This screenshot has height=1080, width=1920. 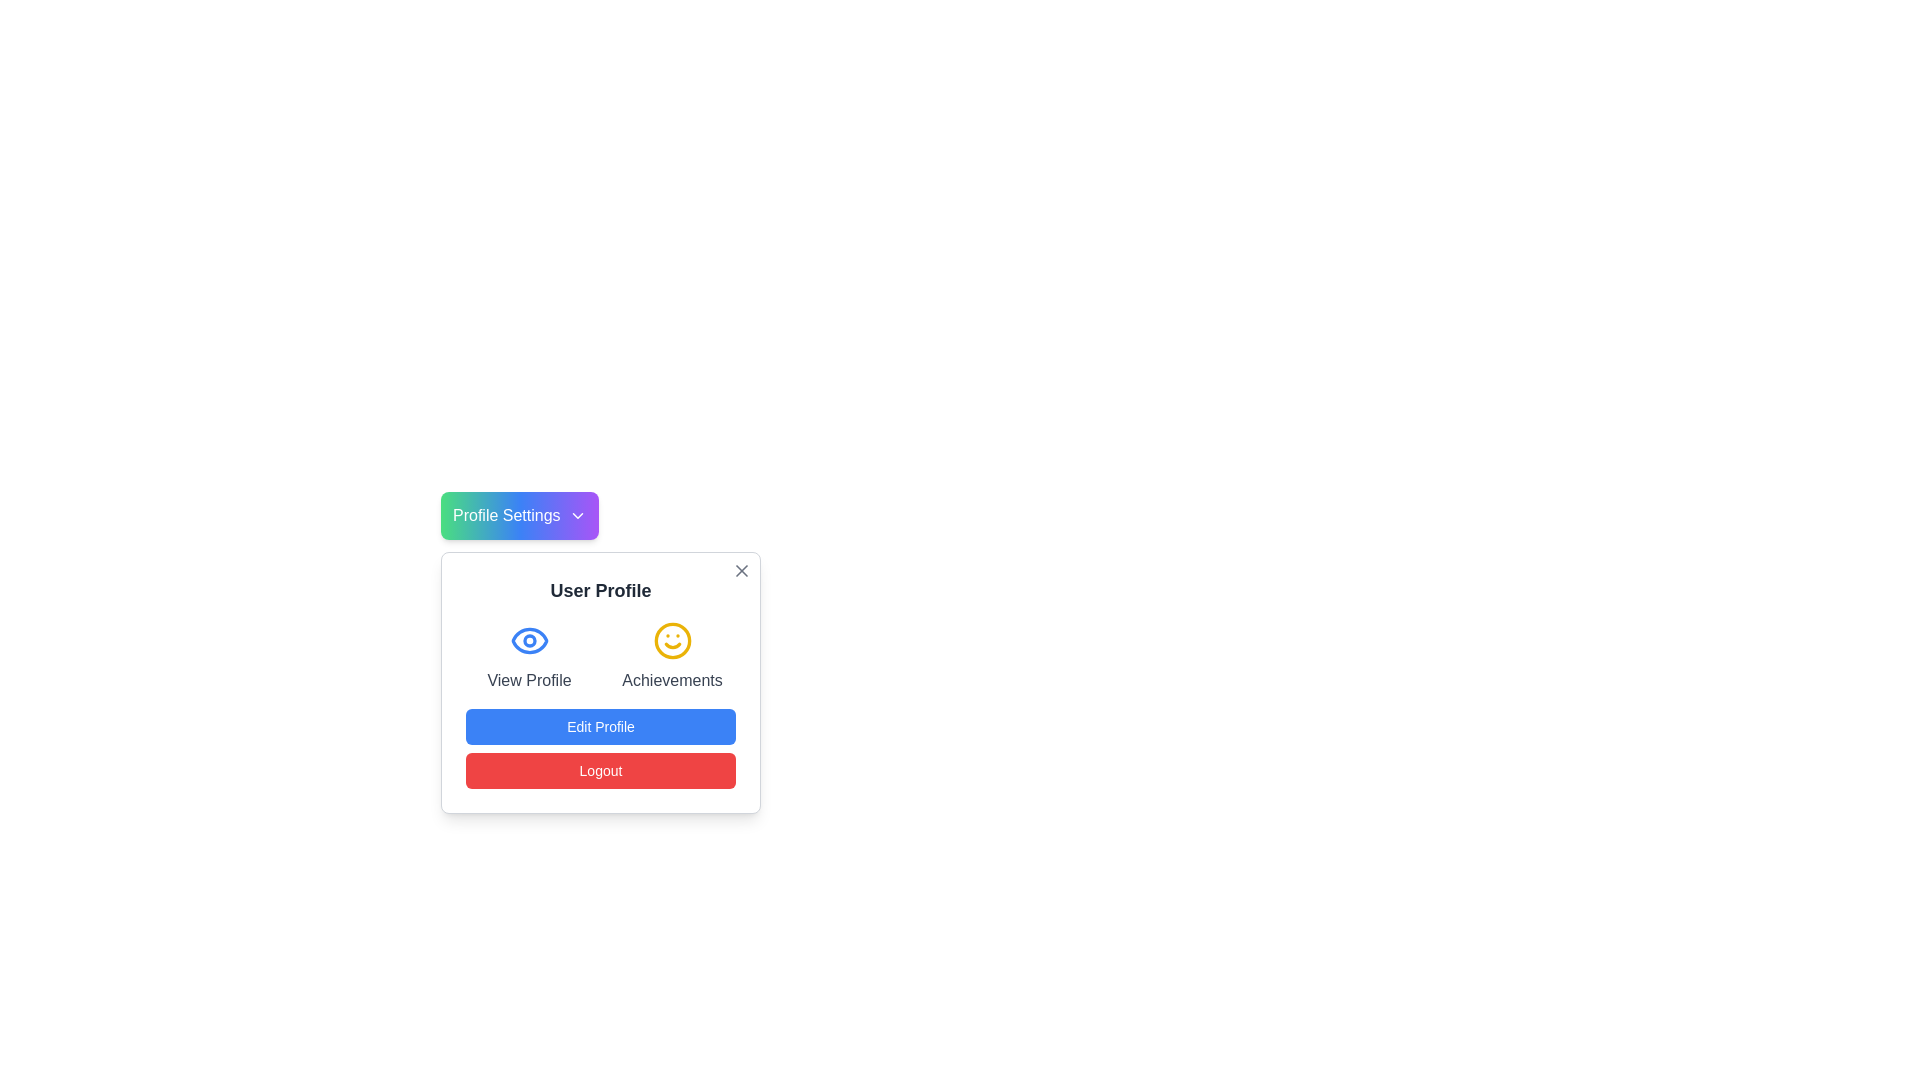 I want to click on the 'View Profile' text label located inside the 'User Profile' modal, positioned beneath an eye icon and to the left of a smiling face icon, so click(x=529, y=680).